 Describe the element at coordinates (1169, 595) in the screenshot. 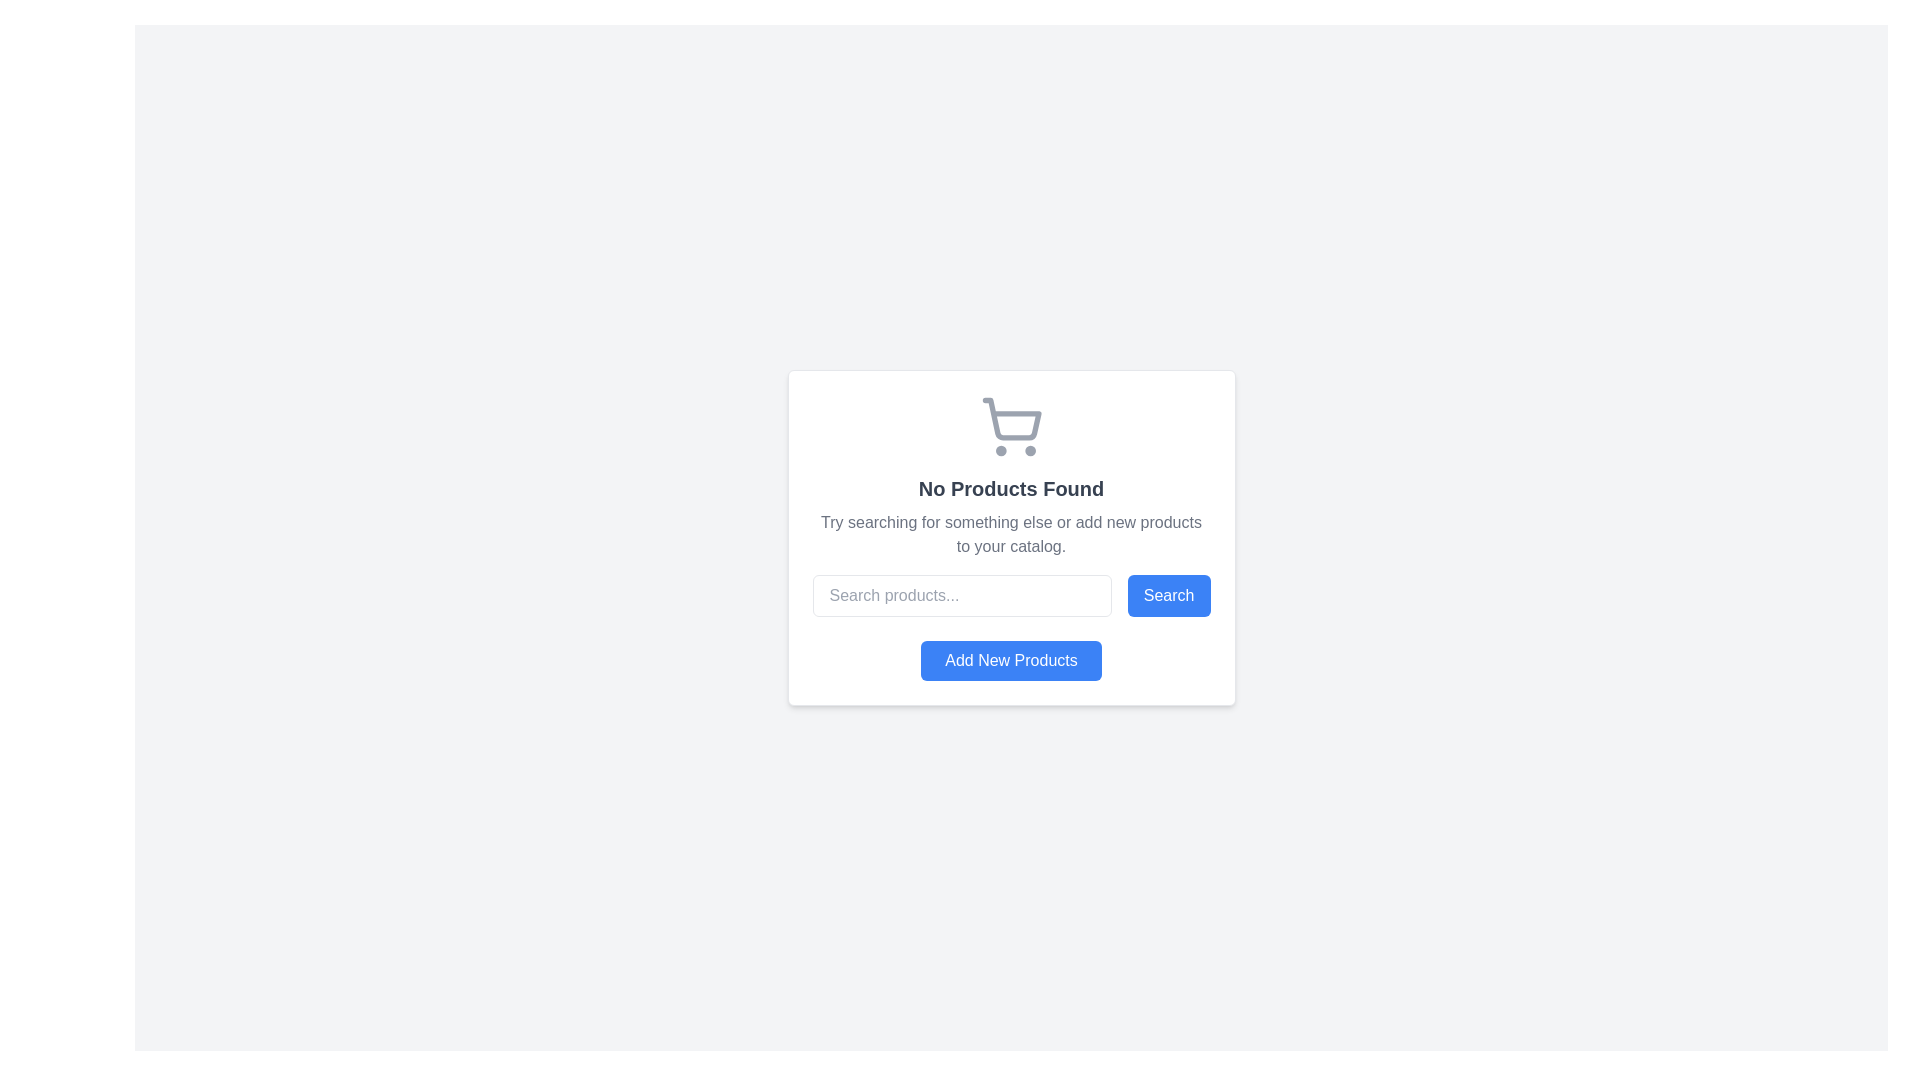

I see `the blue rectangular button labeled 'Search'` at that location.